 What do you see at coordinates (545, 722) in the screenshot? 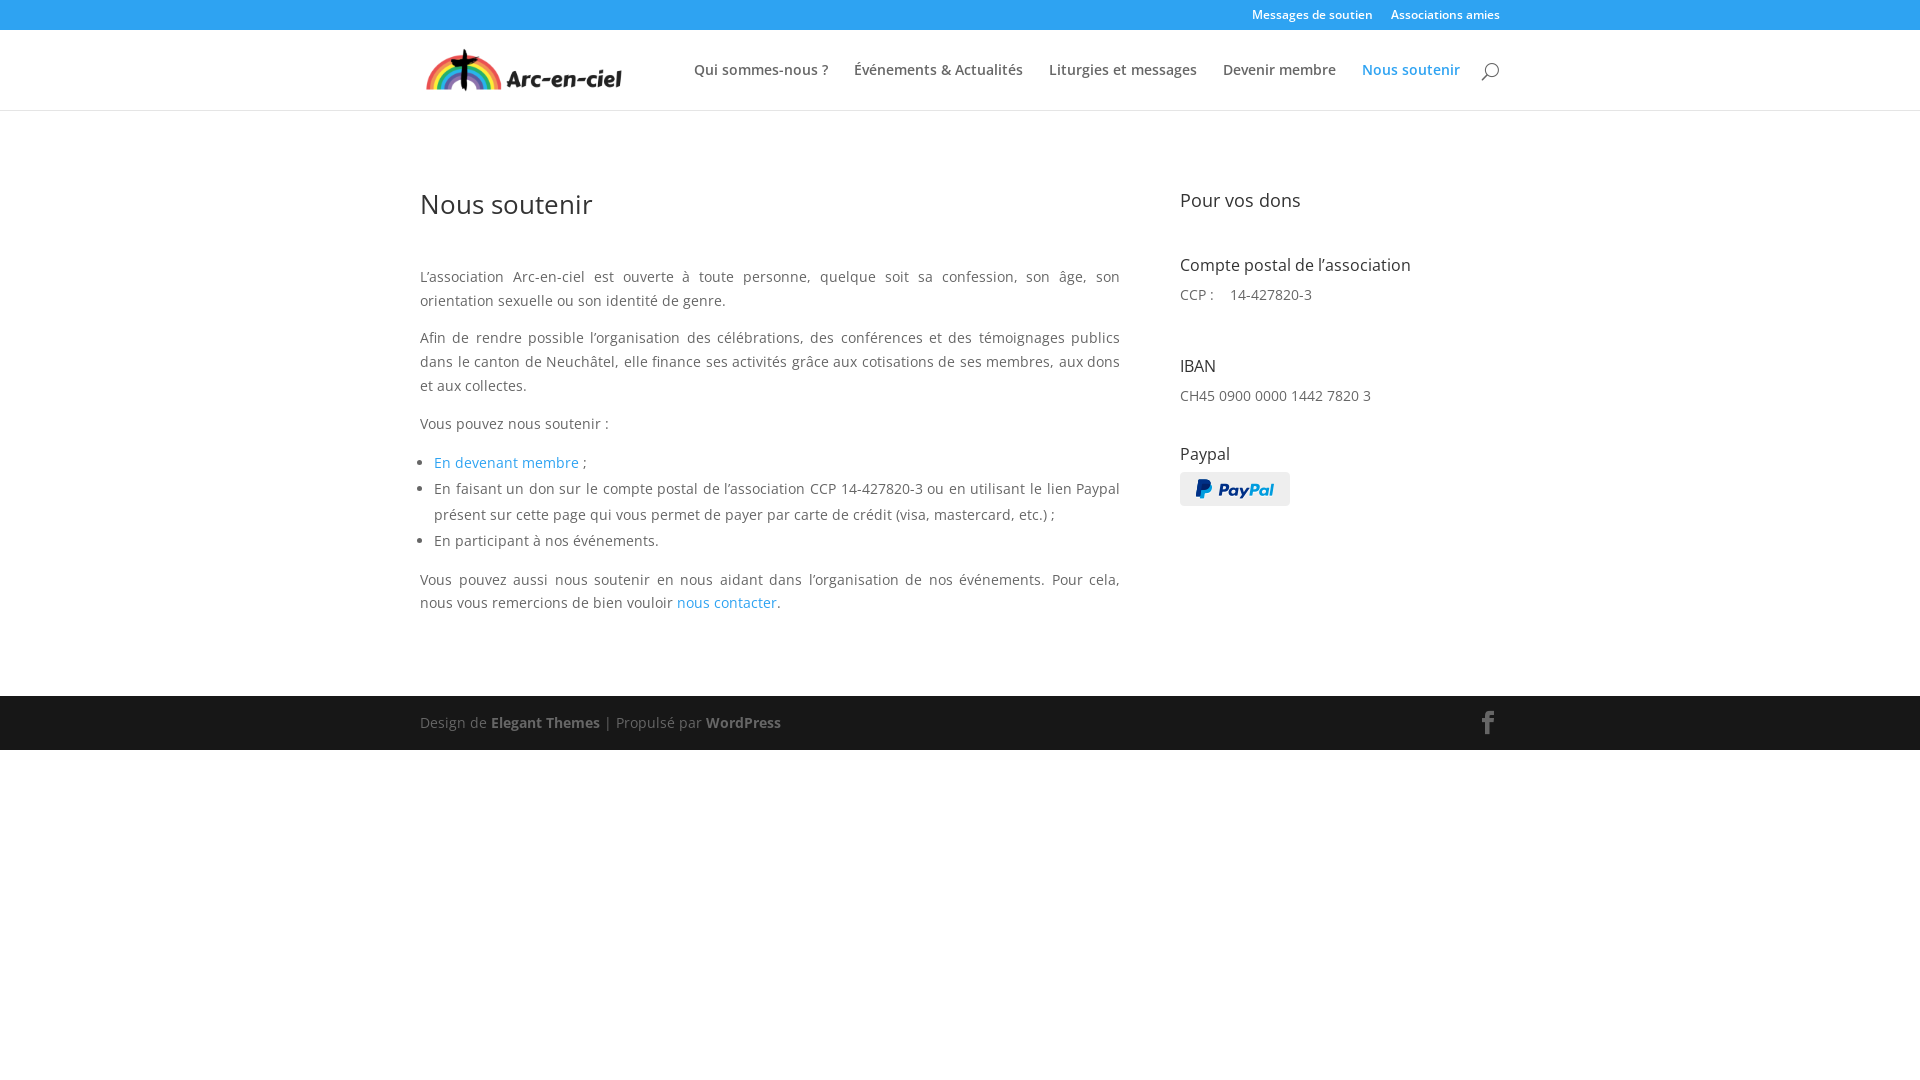
I see `'Elegant Themes'` at bounding box center [545, 722].